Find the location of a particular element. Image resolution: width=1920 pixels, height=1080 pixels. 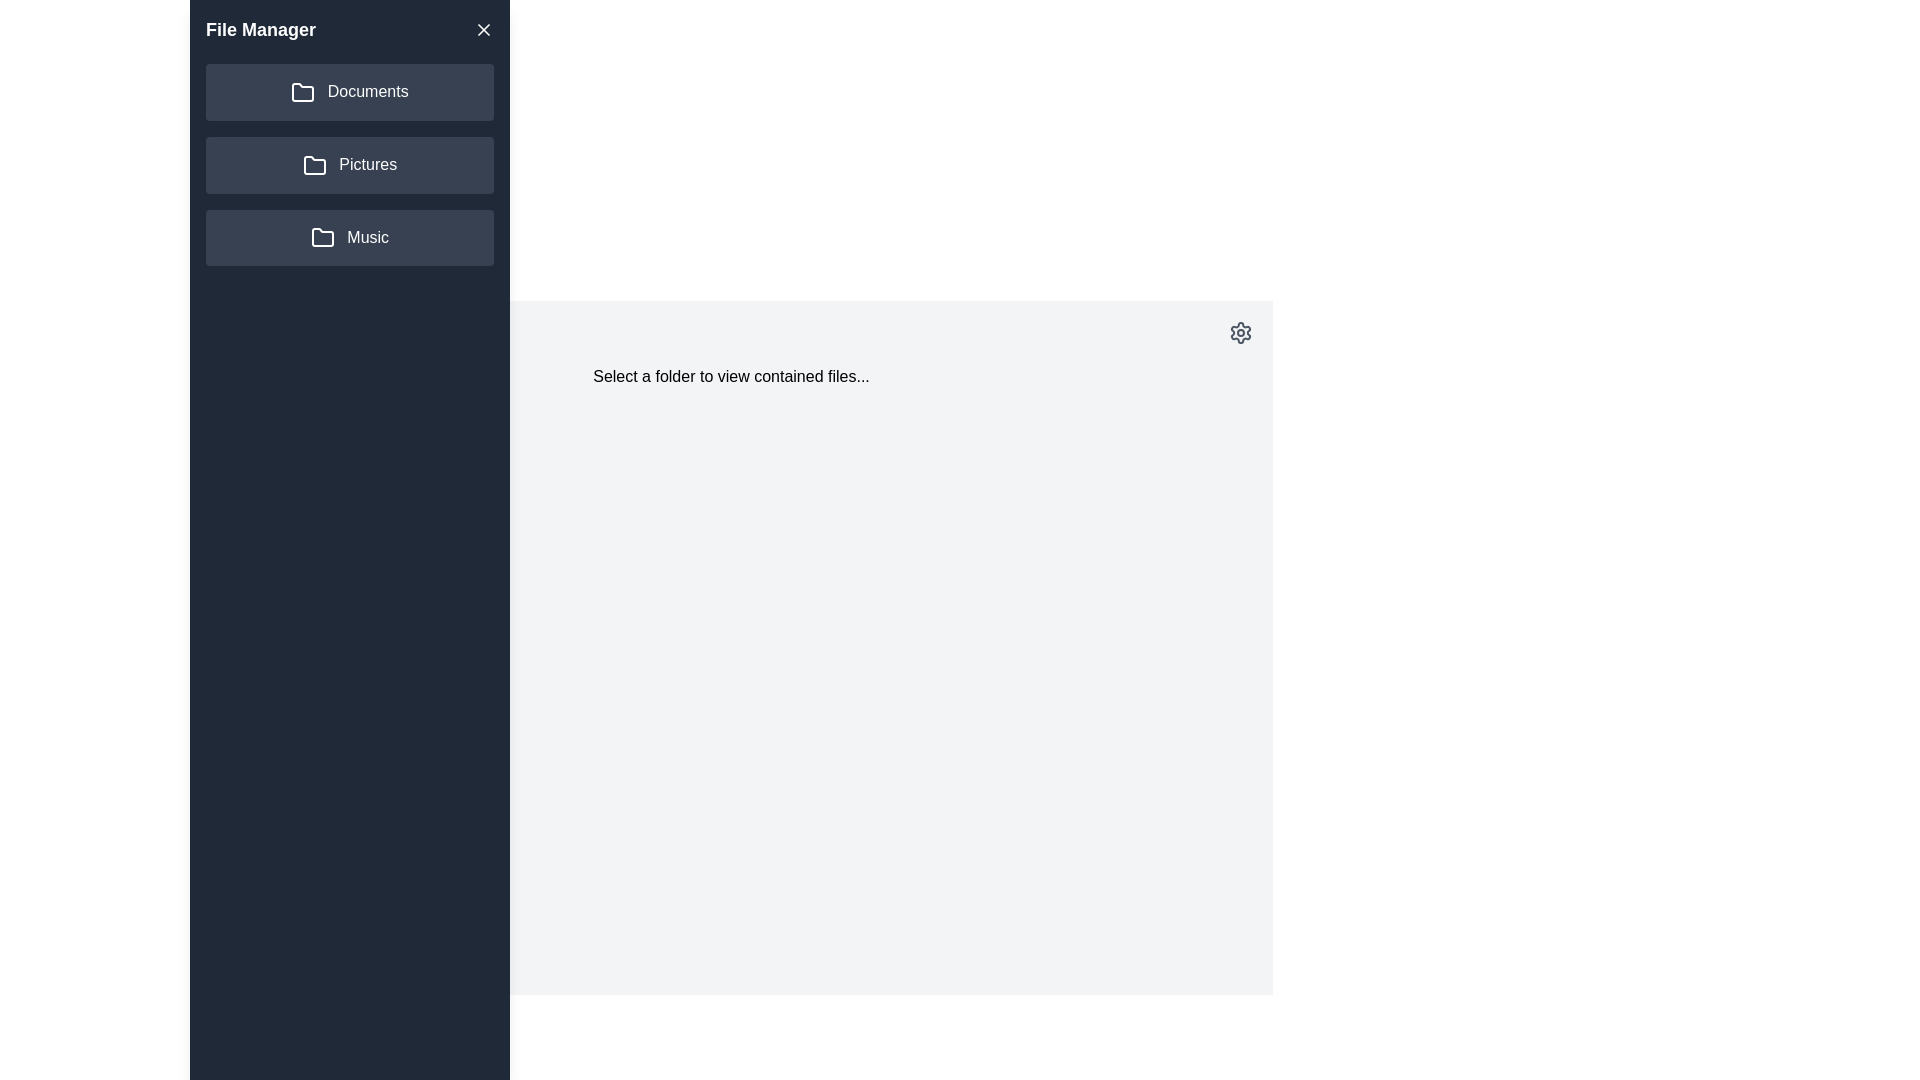

the folder Documents from the side drawer is located at coordinates (350, 92).